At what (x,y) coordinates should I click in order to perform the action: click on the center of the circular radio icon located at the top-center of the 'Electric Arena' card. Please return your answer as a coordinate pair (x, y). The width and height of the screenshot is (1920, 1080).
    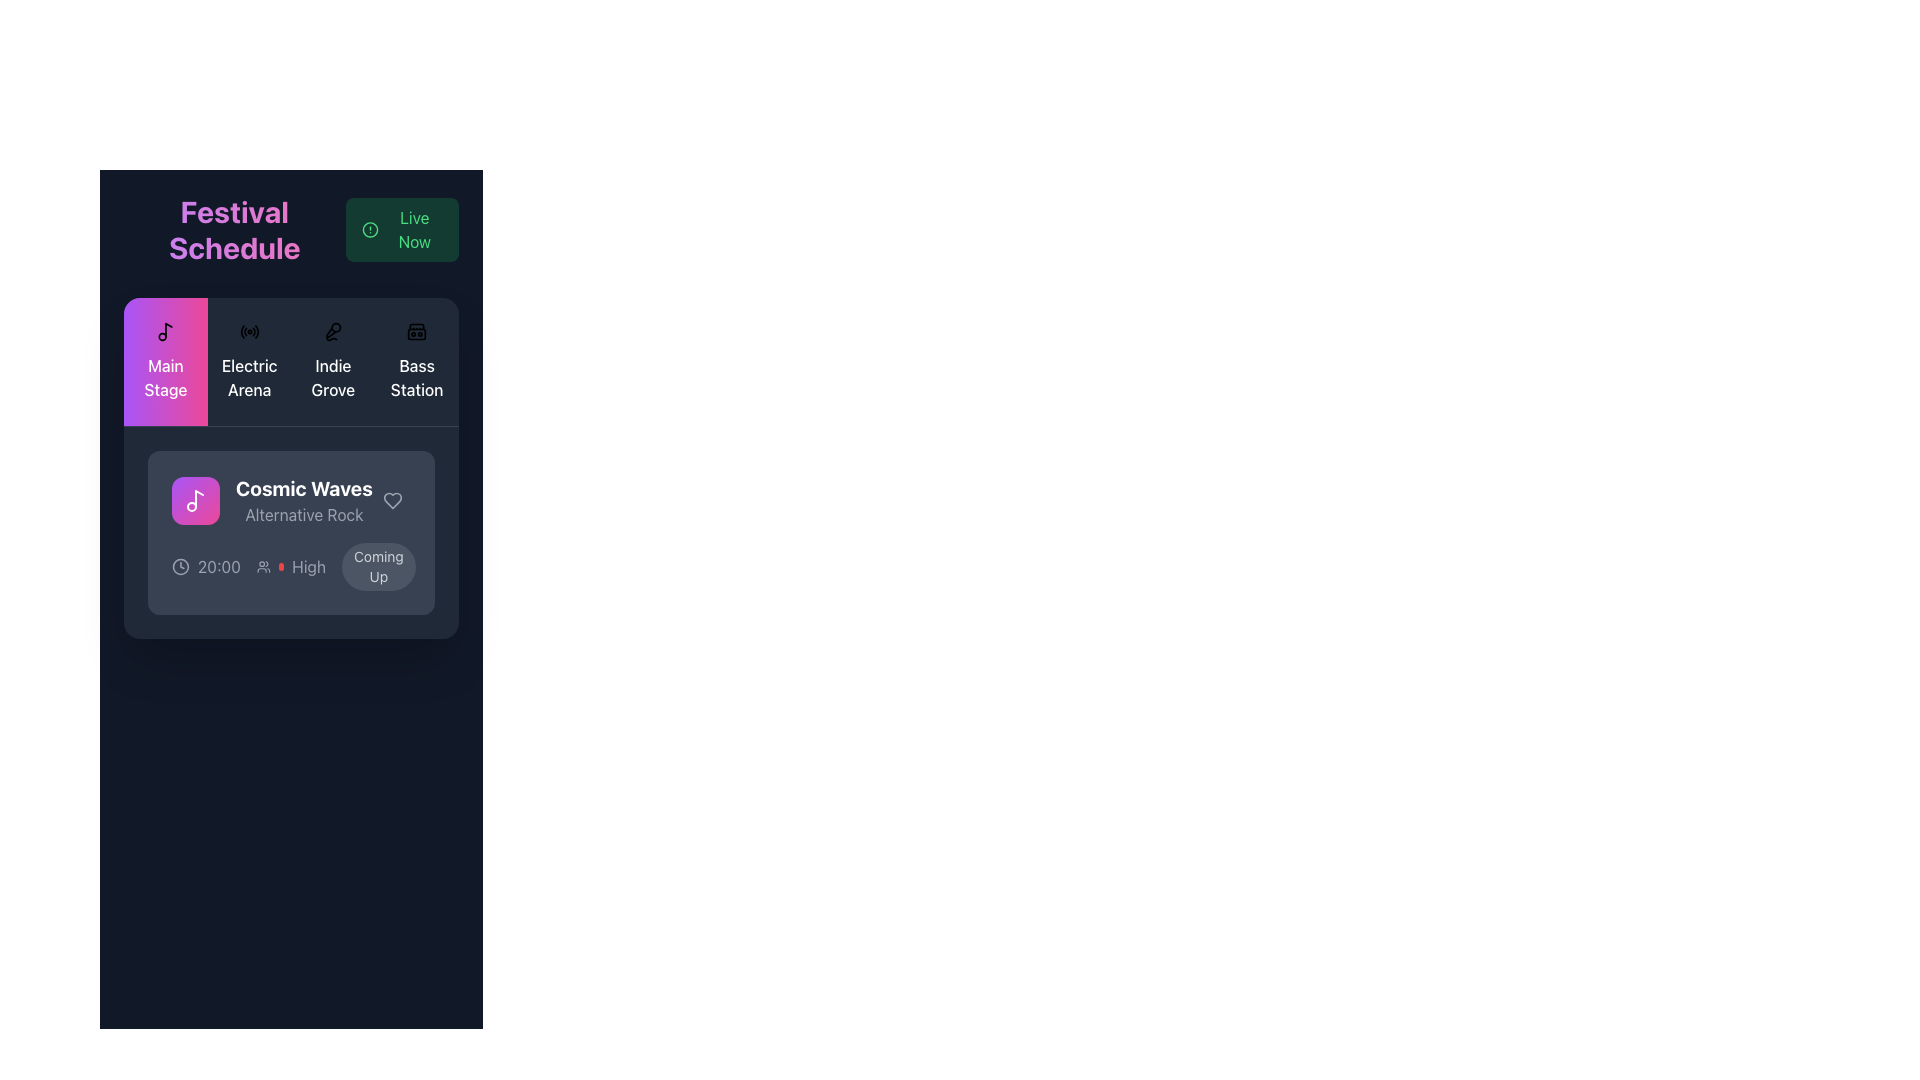
    Looking at the image, I should click on (248, 330).